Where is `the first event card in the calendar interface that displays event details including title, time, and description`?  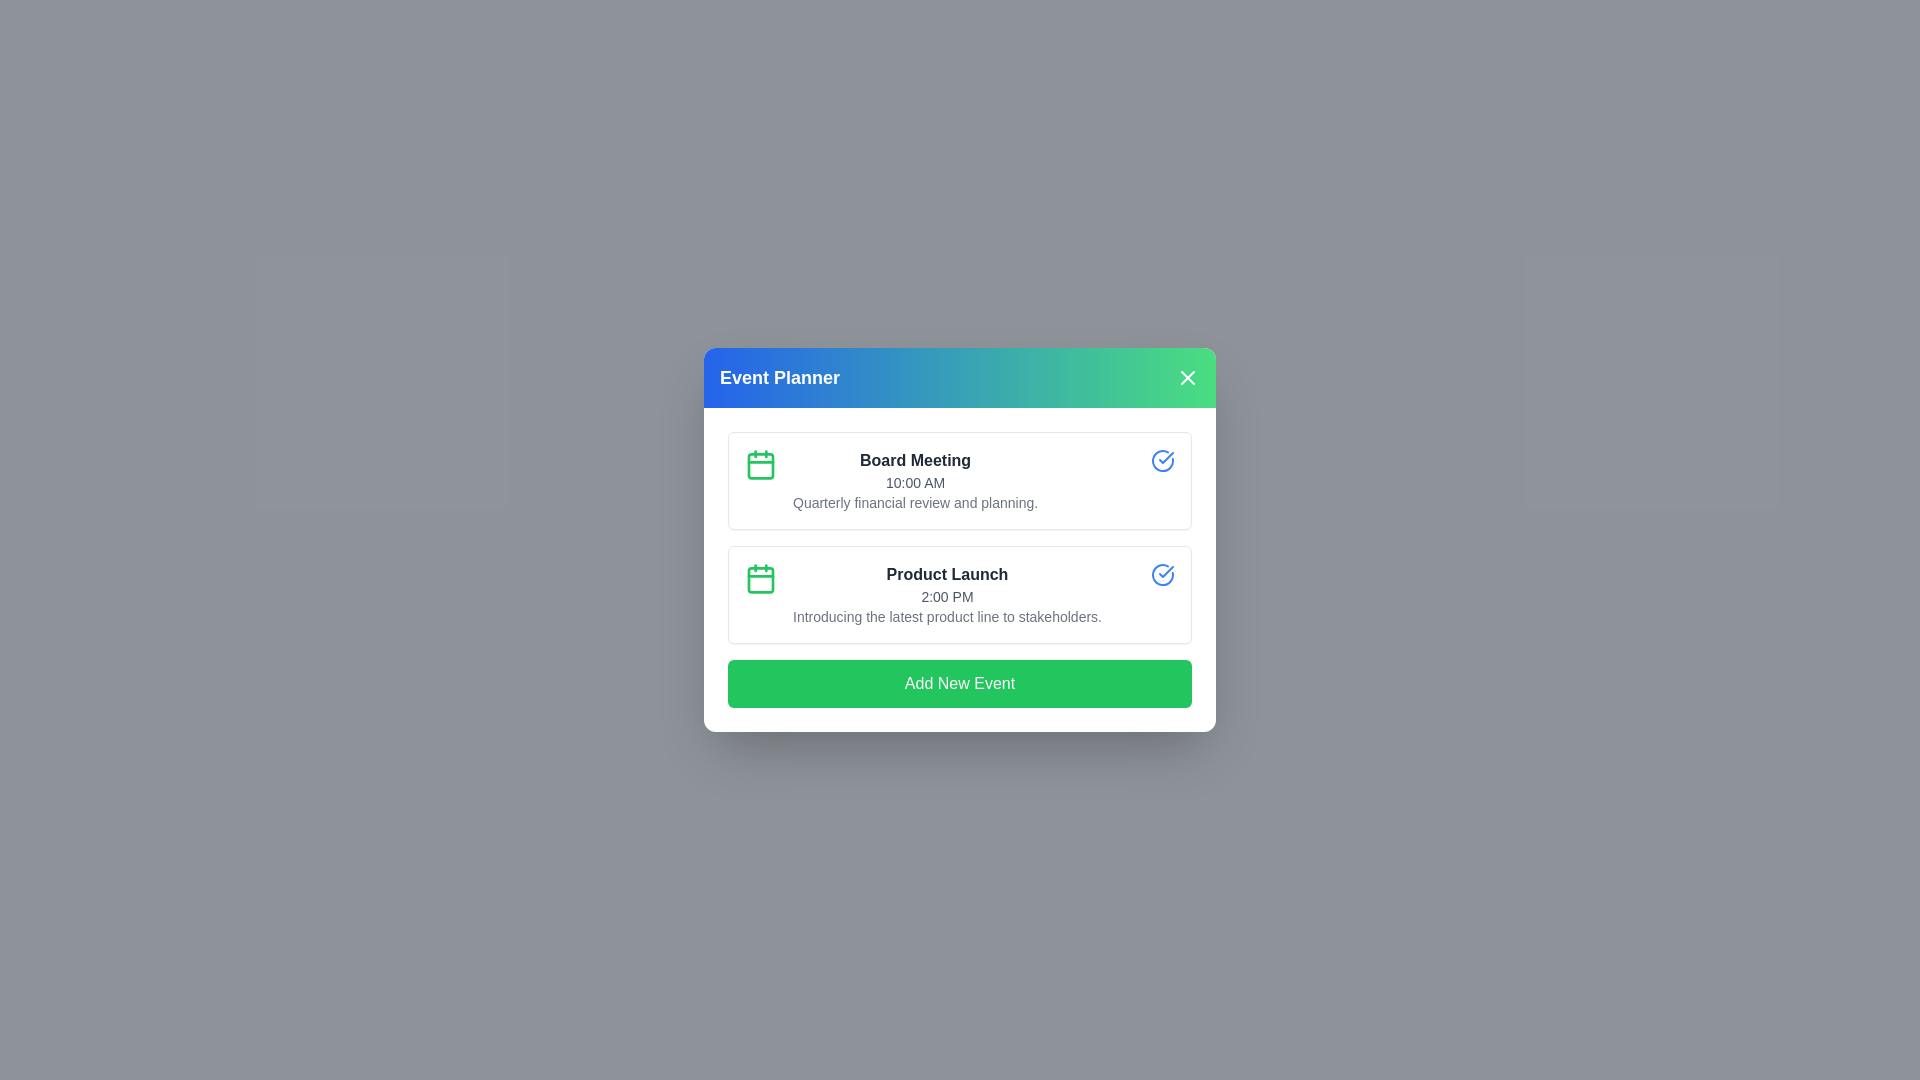
the first event card in the calendar interface that displays event details including title, time, and description is located at coordinates (960, 481).